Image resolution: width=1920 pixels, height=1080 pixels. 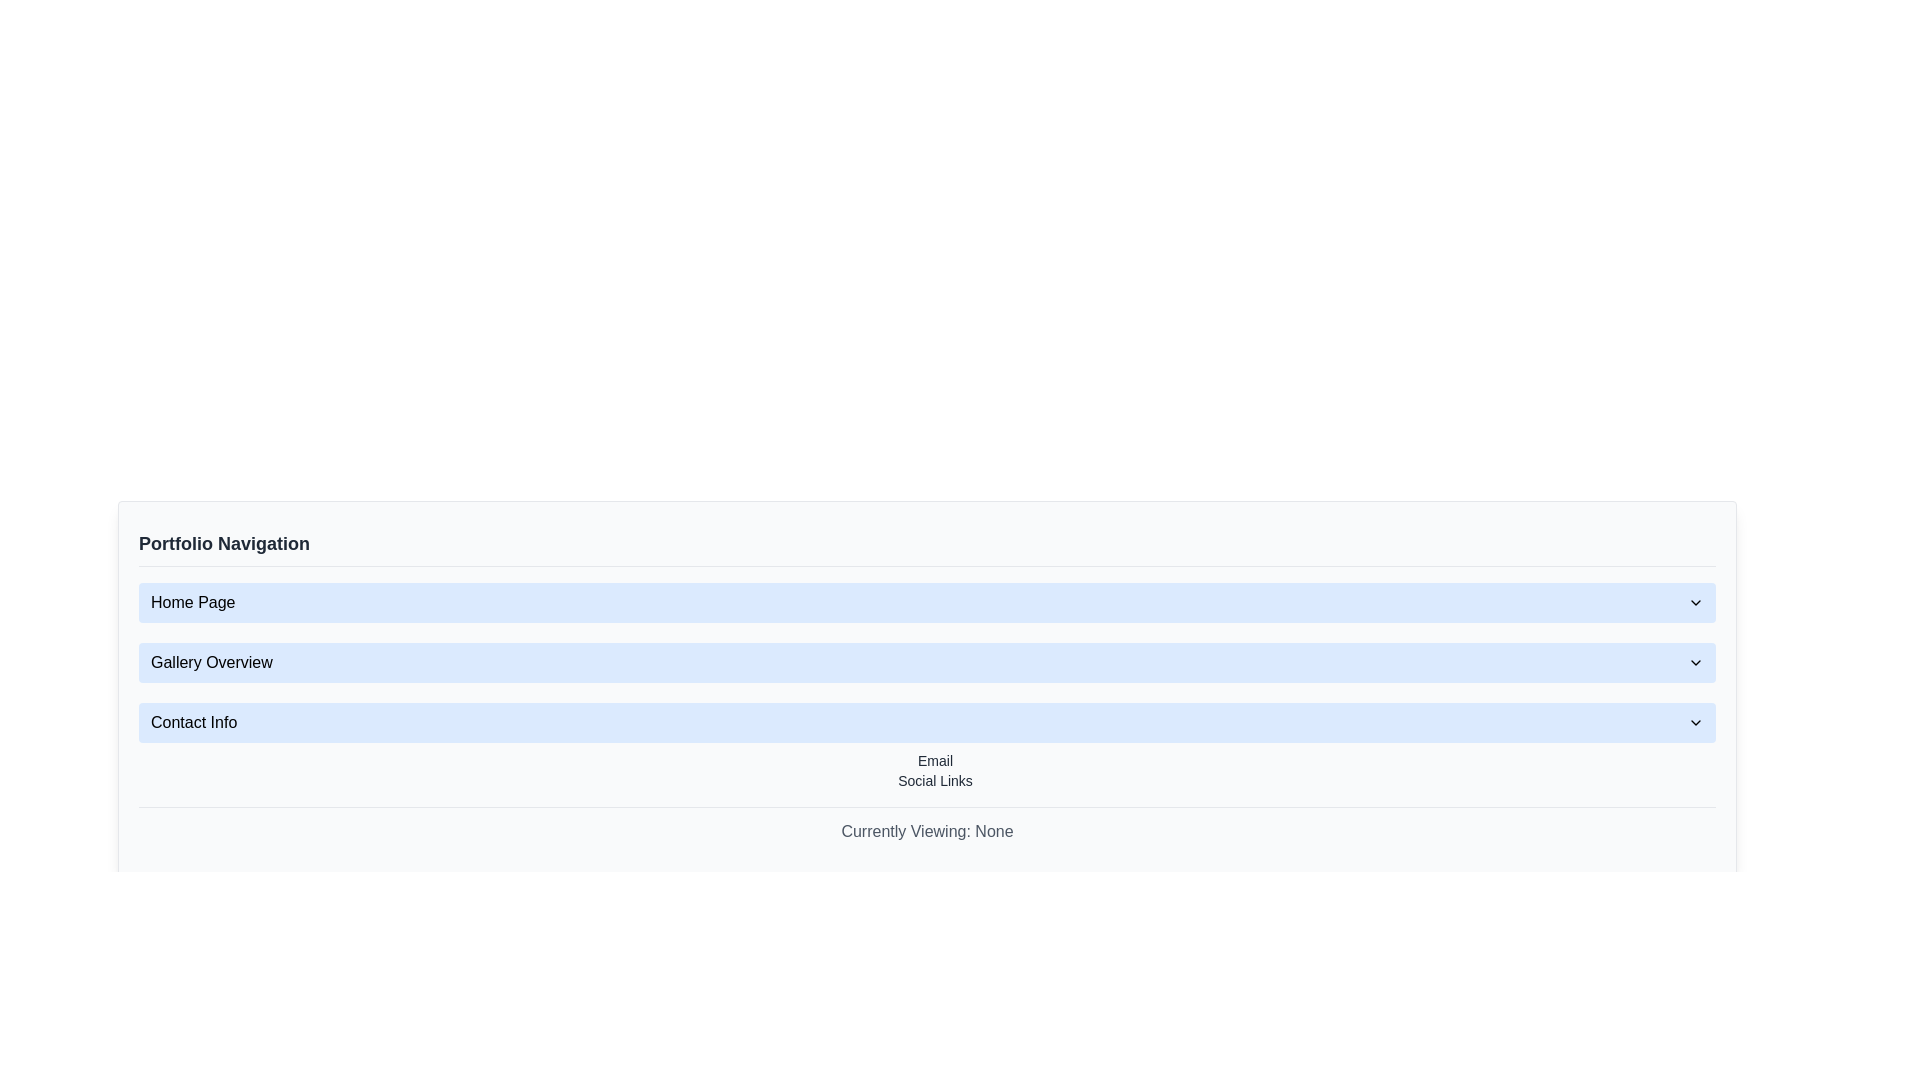 What do you see at coordinates (1694, 601) in the screenshot?
I see `the downward-pointing chevron icon located on the right side of the 'Home Page' button` at bounding box center [1694, 601].